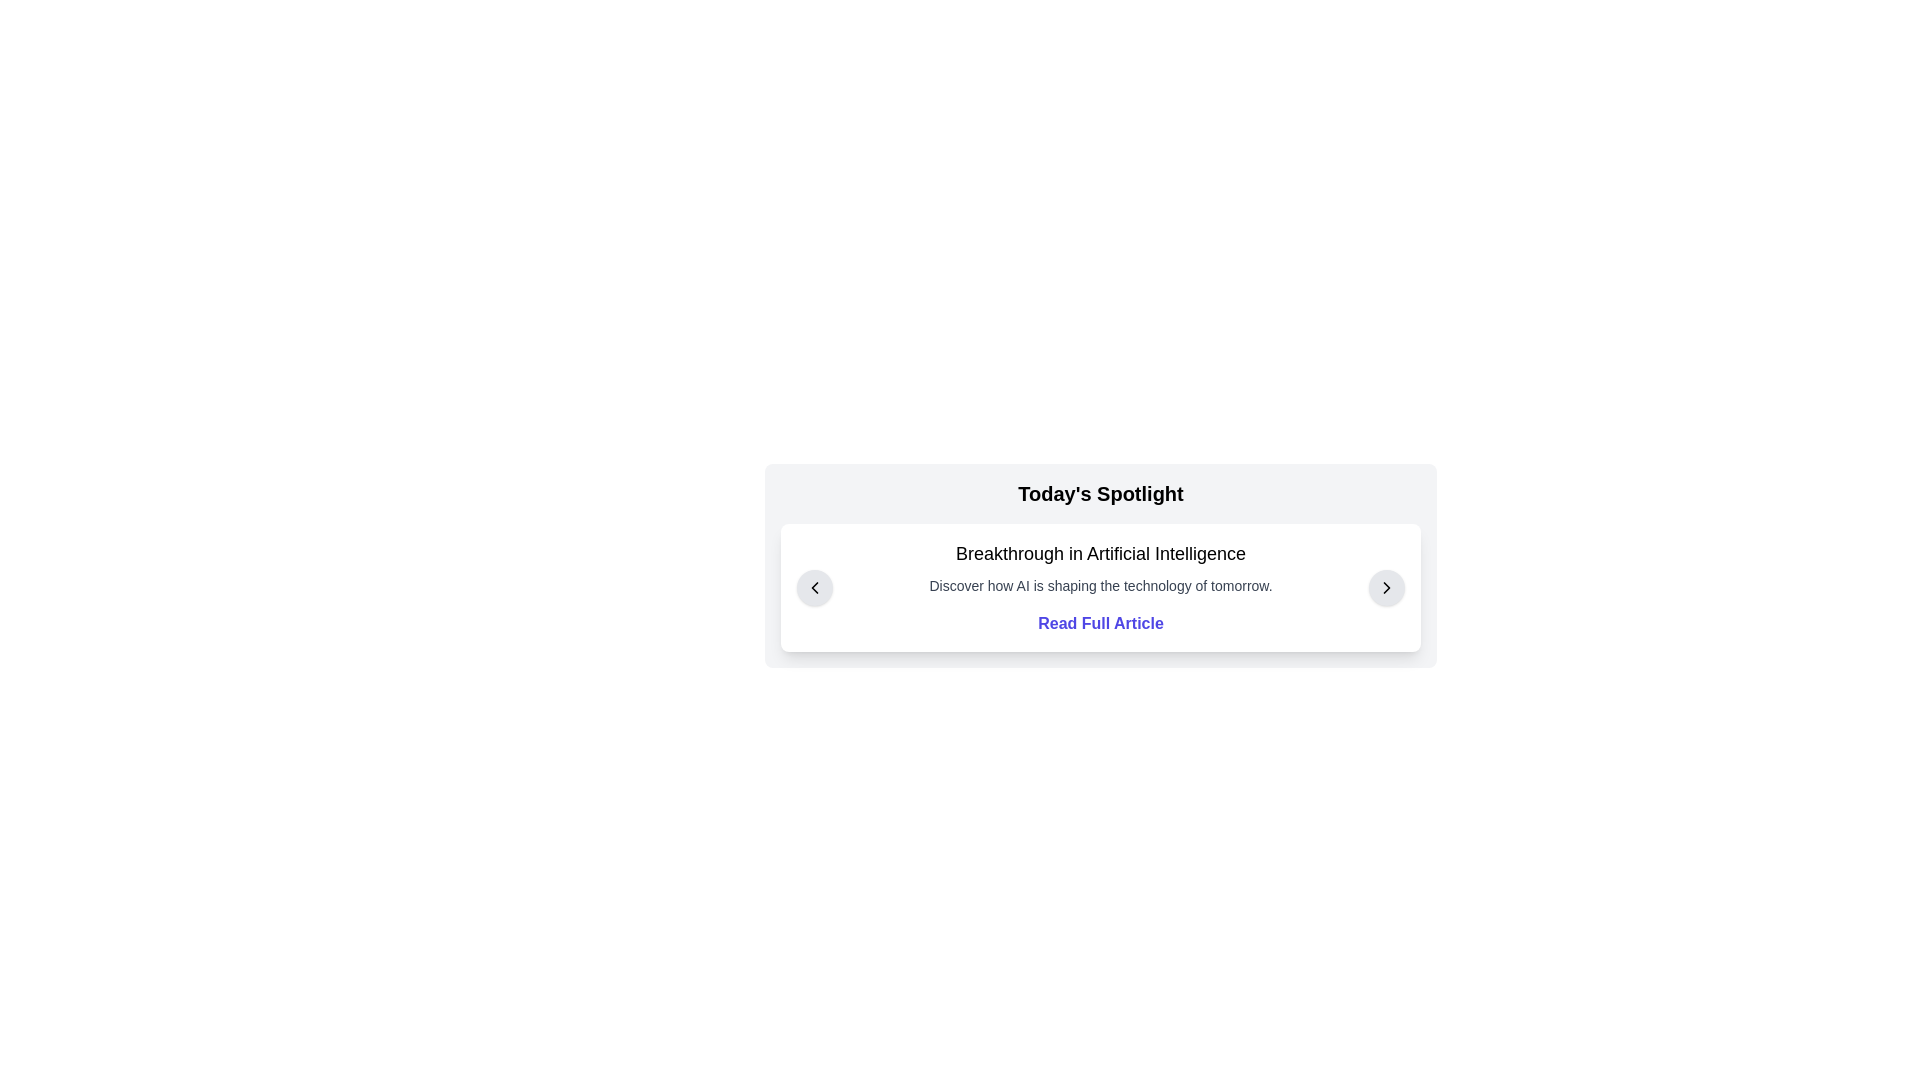  What do you see at coordinates (1386, 586) in the screenshot?
I see `the chevron icon located at the right-most side of the interactive button within the 'Today's Spotlight' card` at bounding box center [1386, 586].